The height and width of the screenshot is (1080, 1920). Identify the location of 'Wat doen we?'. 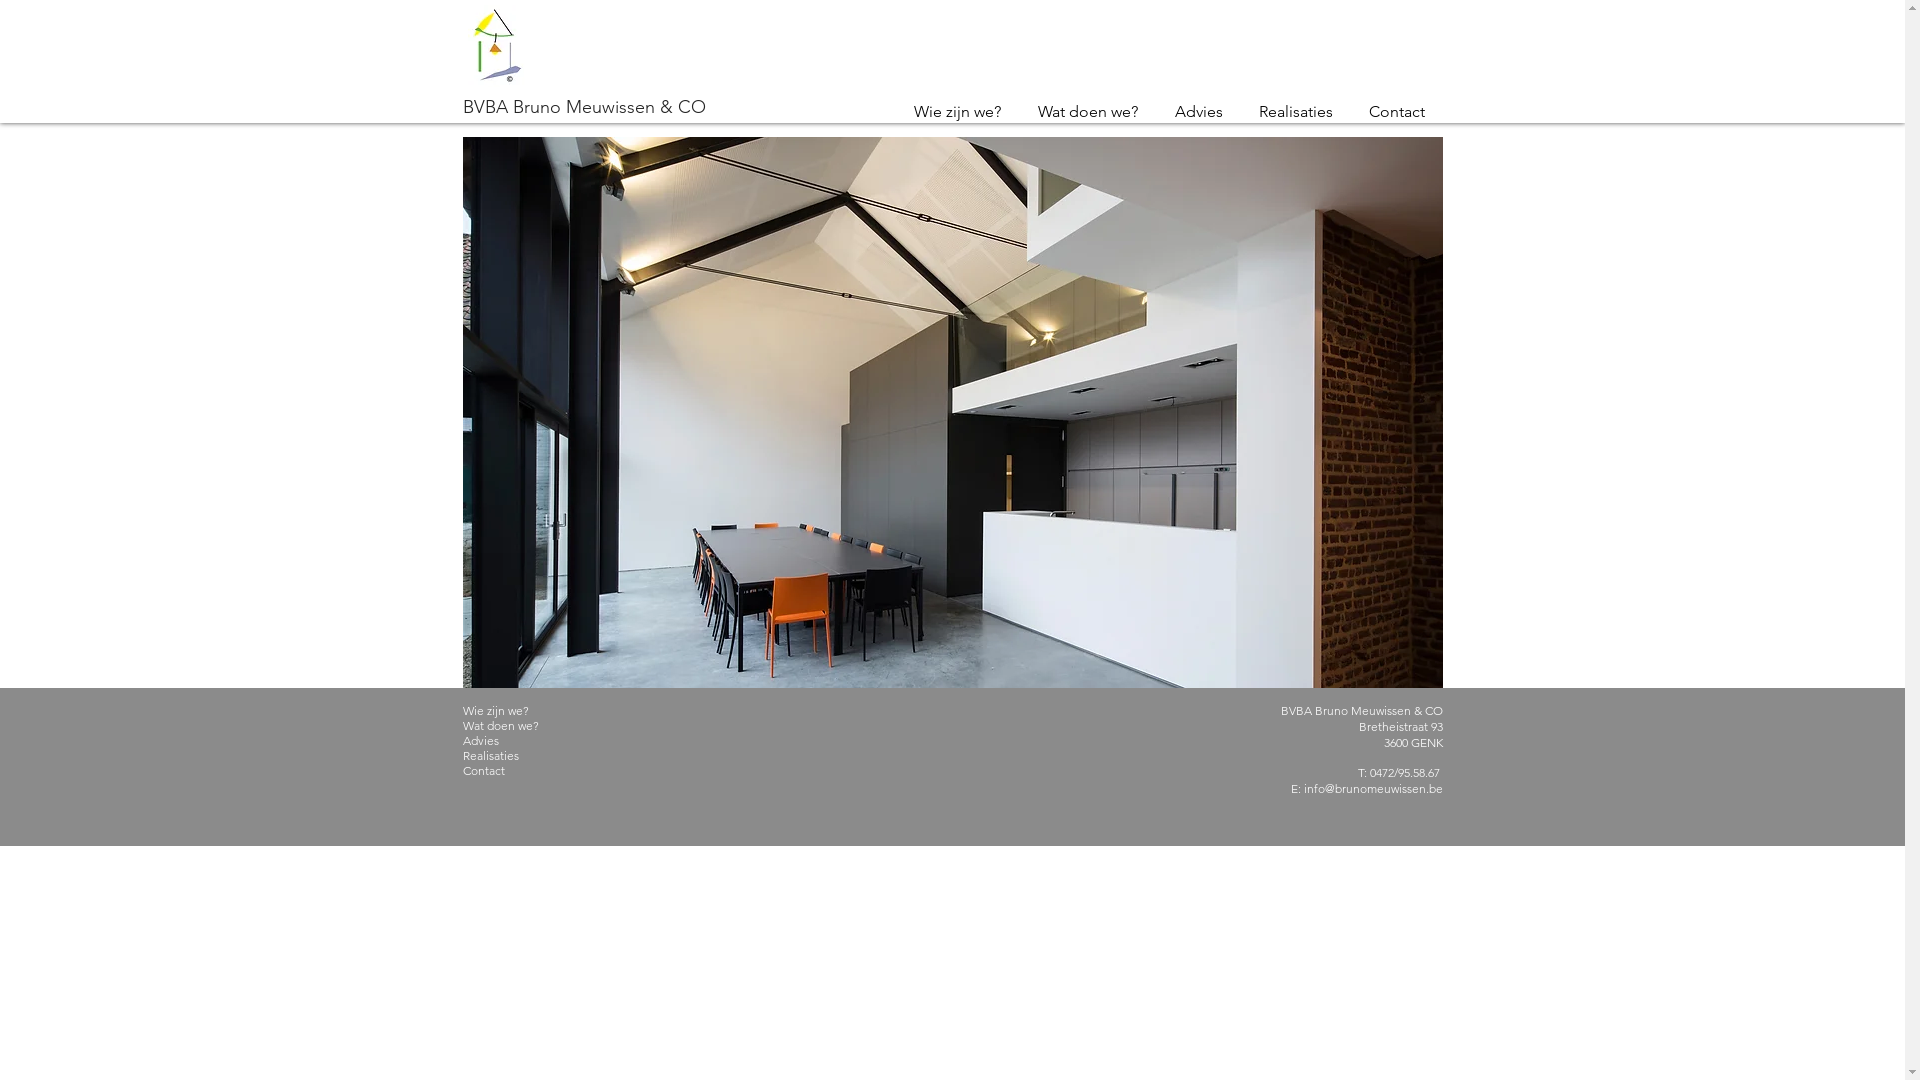
(528, 725).